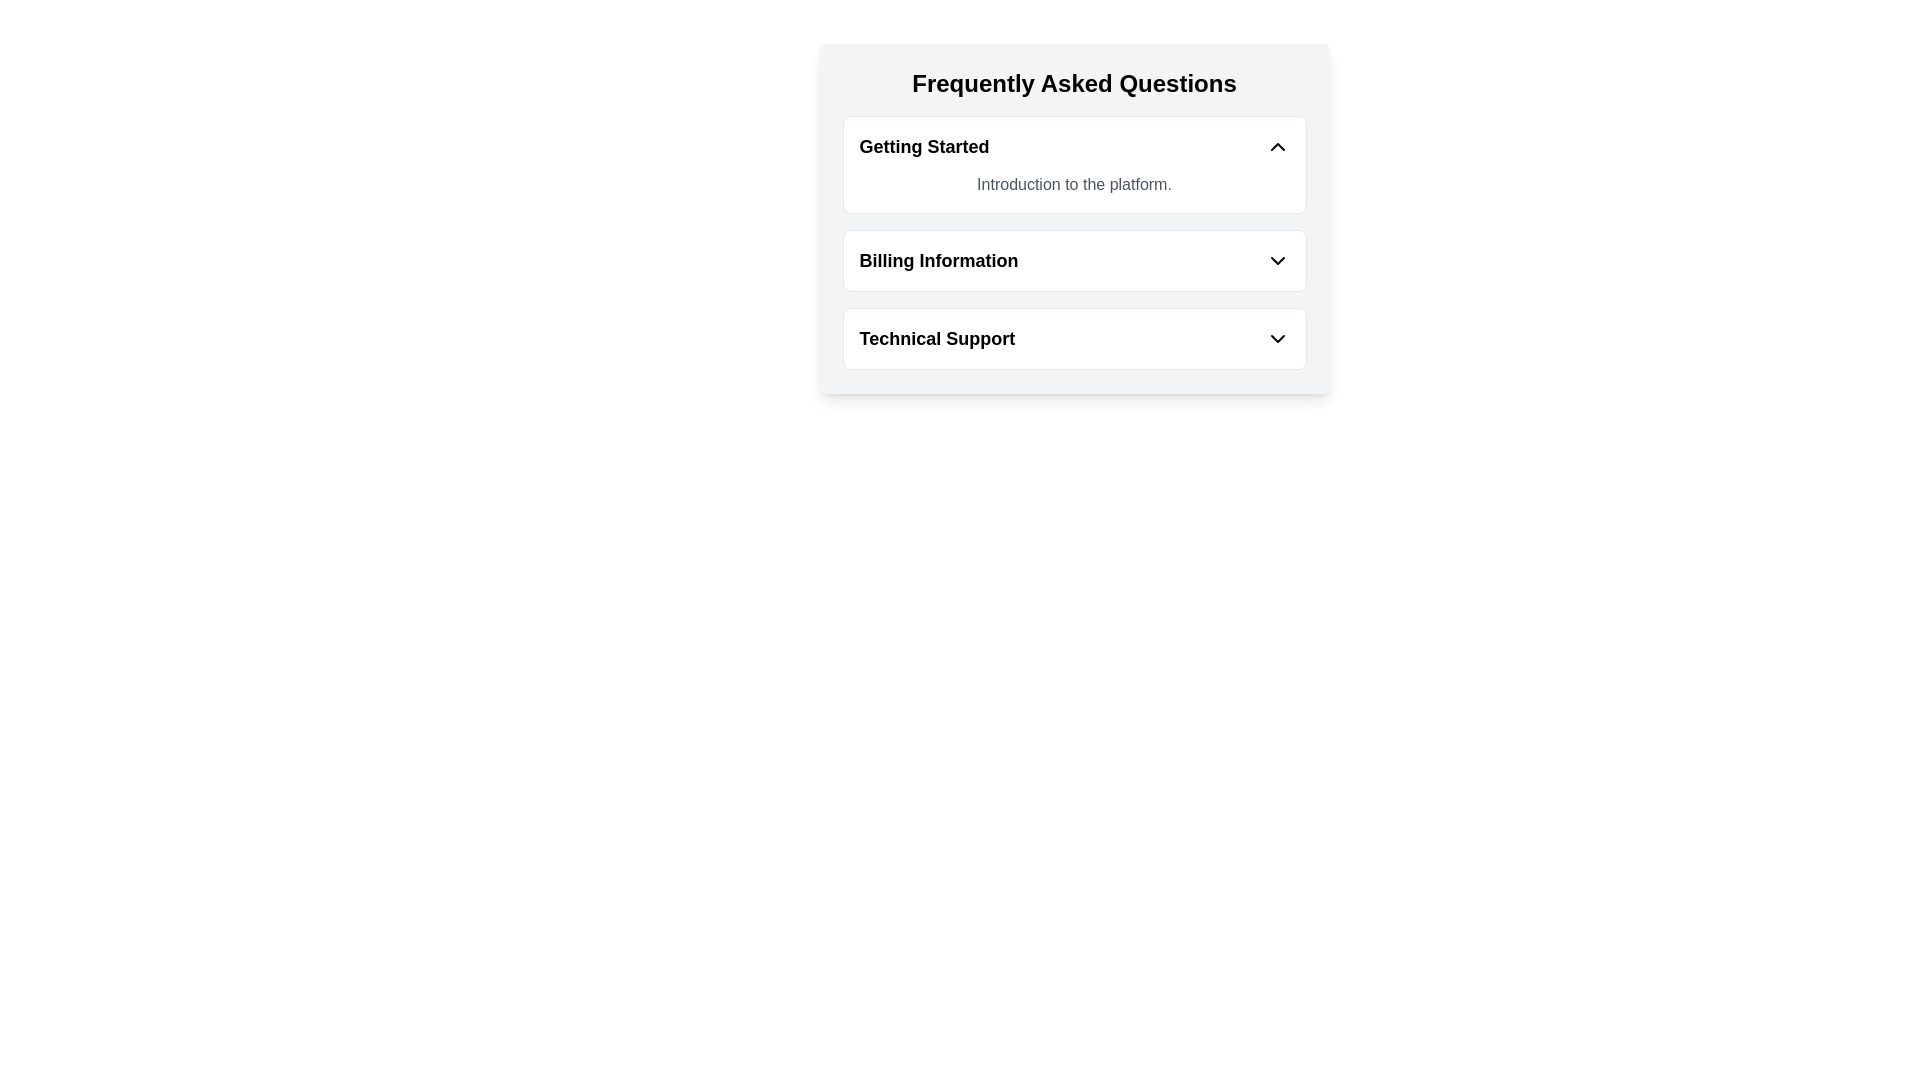 This screenshot has height=1080, width=1920. I want to click on the title/header element that indicates the start of the 'Frequently Asked Questions' section, so click(1073, 83).